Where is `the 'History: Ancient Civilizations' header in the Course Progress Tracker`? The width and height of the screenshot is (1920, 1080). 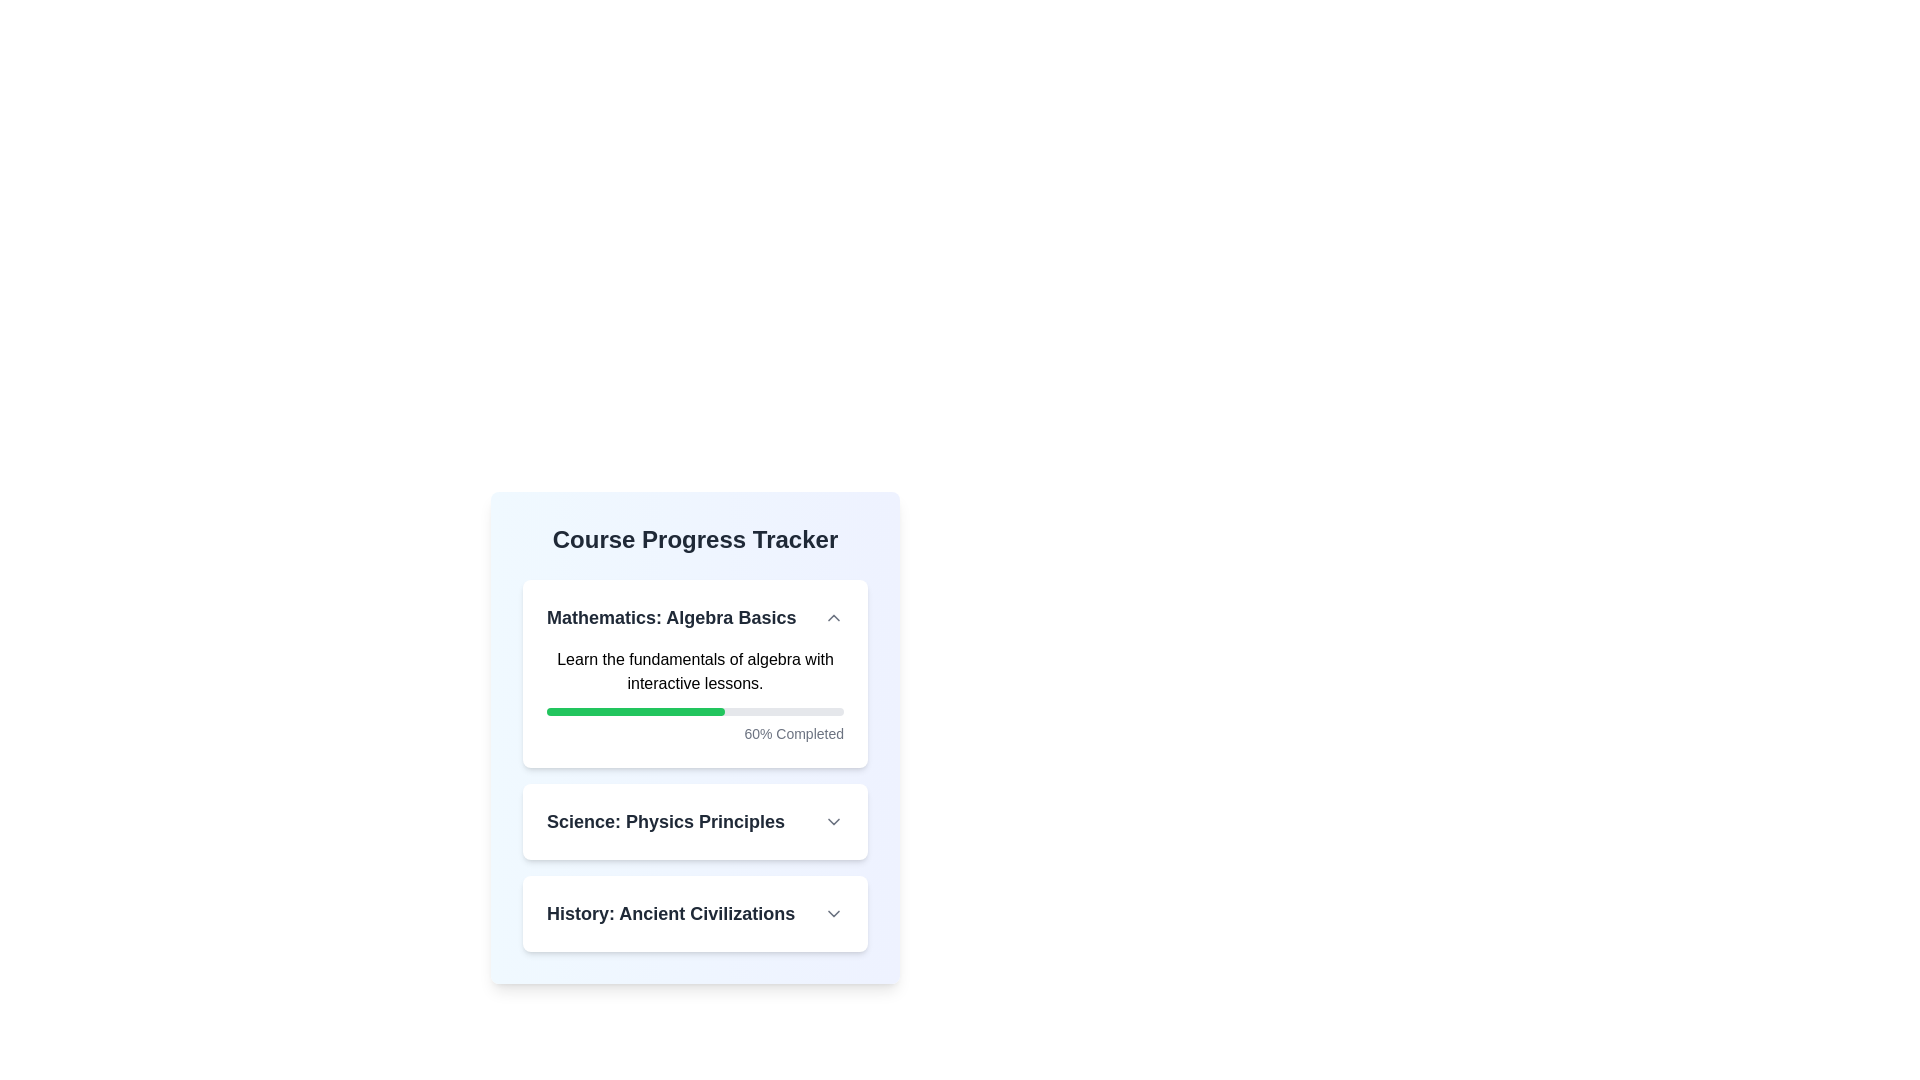
the 'History: Ancient Civilizations' header in the Course Progress Tracker is located at coordinates (695, 914).